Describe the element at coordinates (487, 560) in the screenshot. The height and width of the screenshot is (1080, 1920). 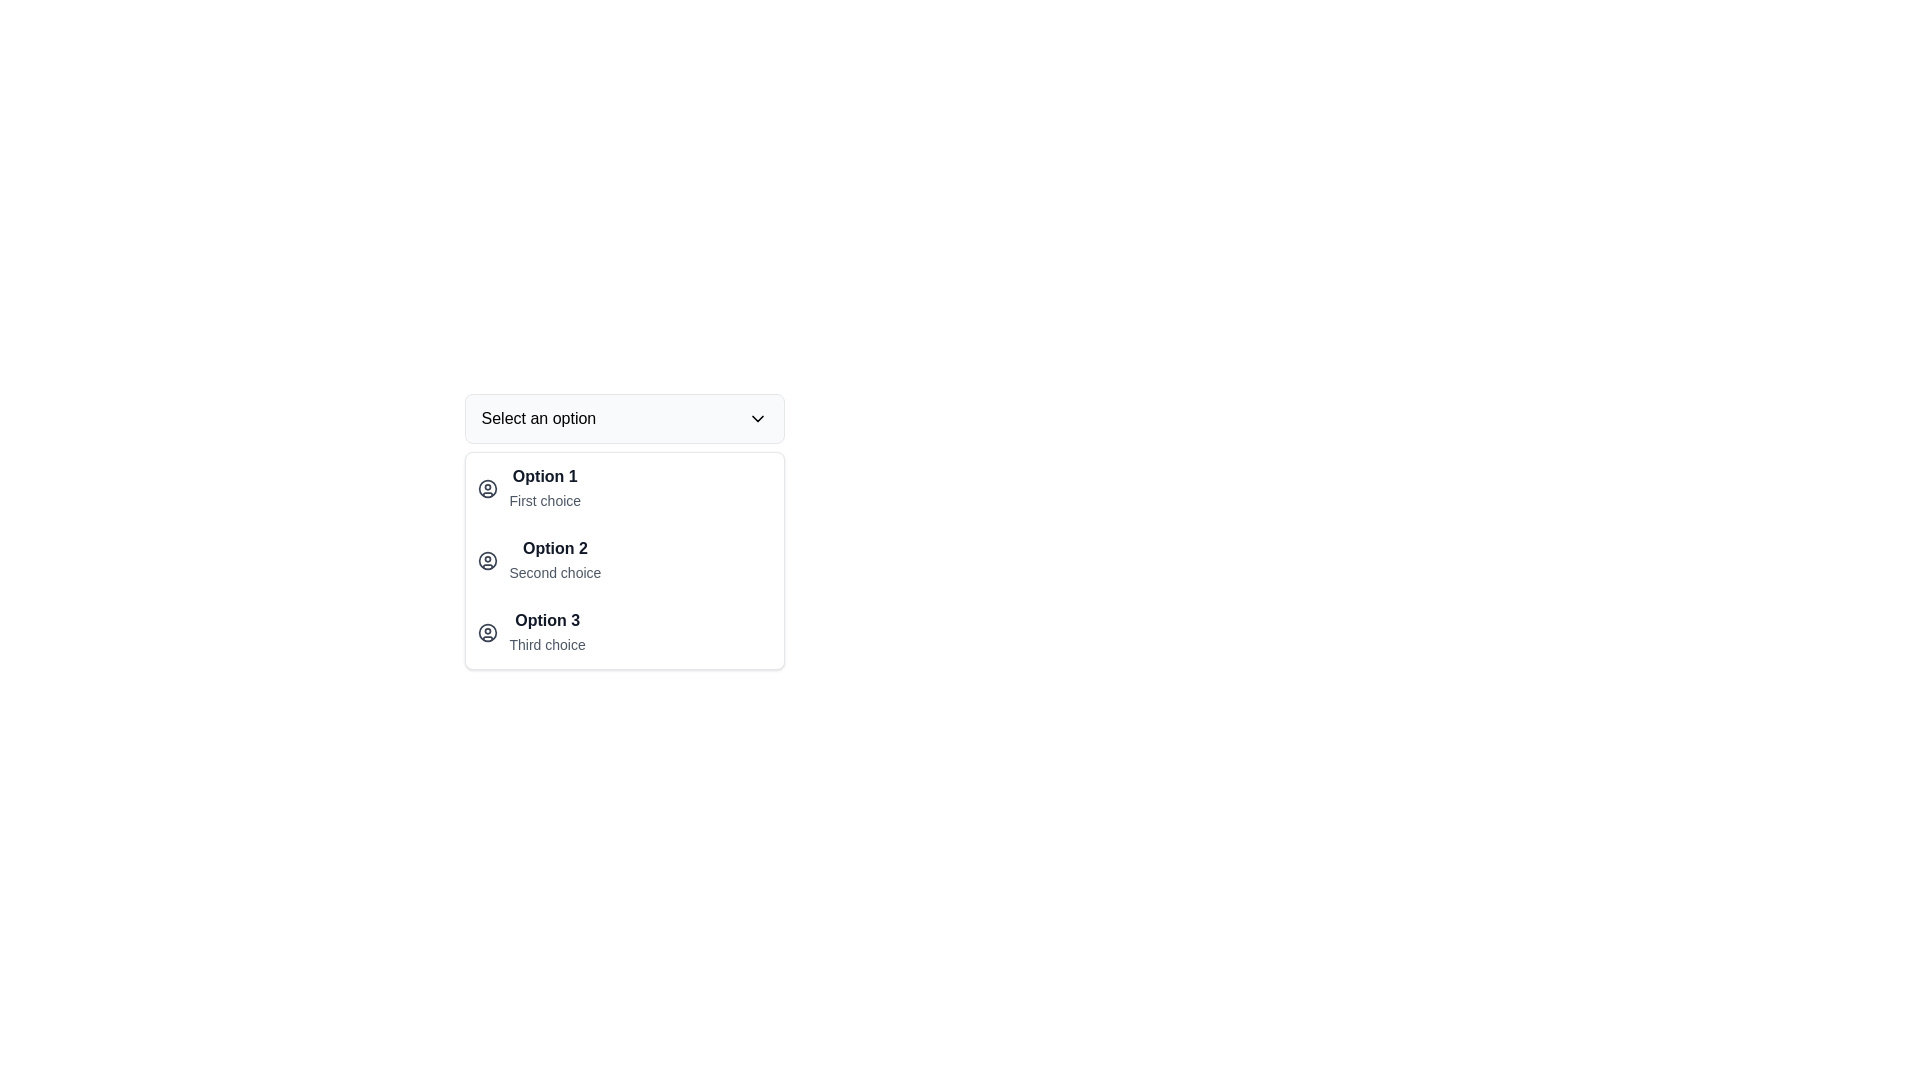
I see `the circular graphical element that is part of the icon representing 'Option 2' in the dropdown menu` at that location.